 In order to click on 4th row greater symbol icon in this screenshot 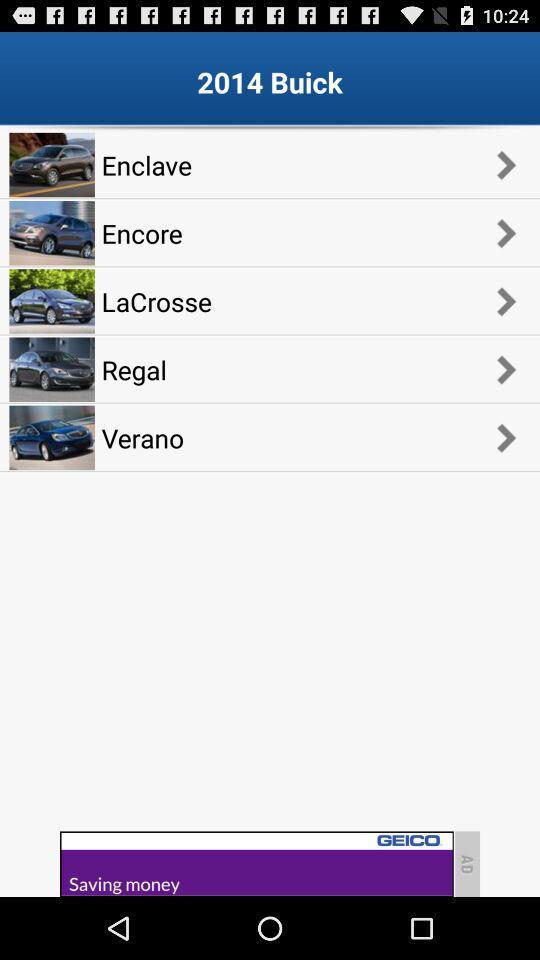, I will do `click(504, 368)`.